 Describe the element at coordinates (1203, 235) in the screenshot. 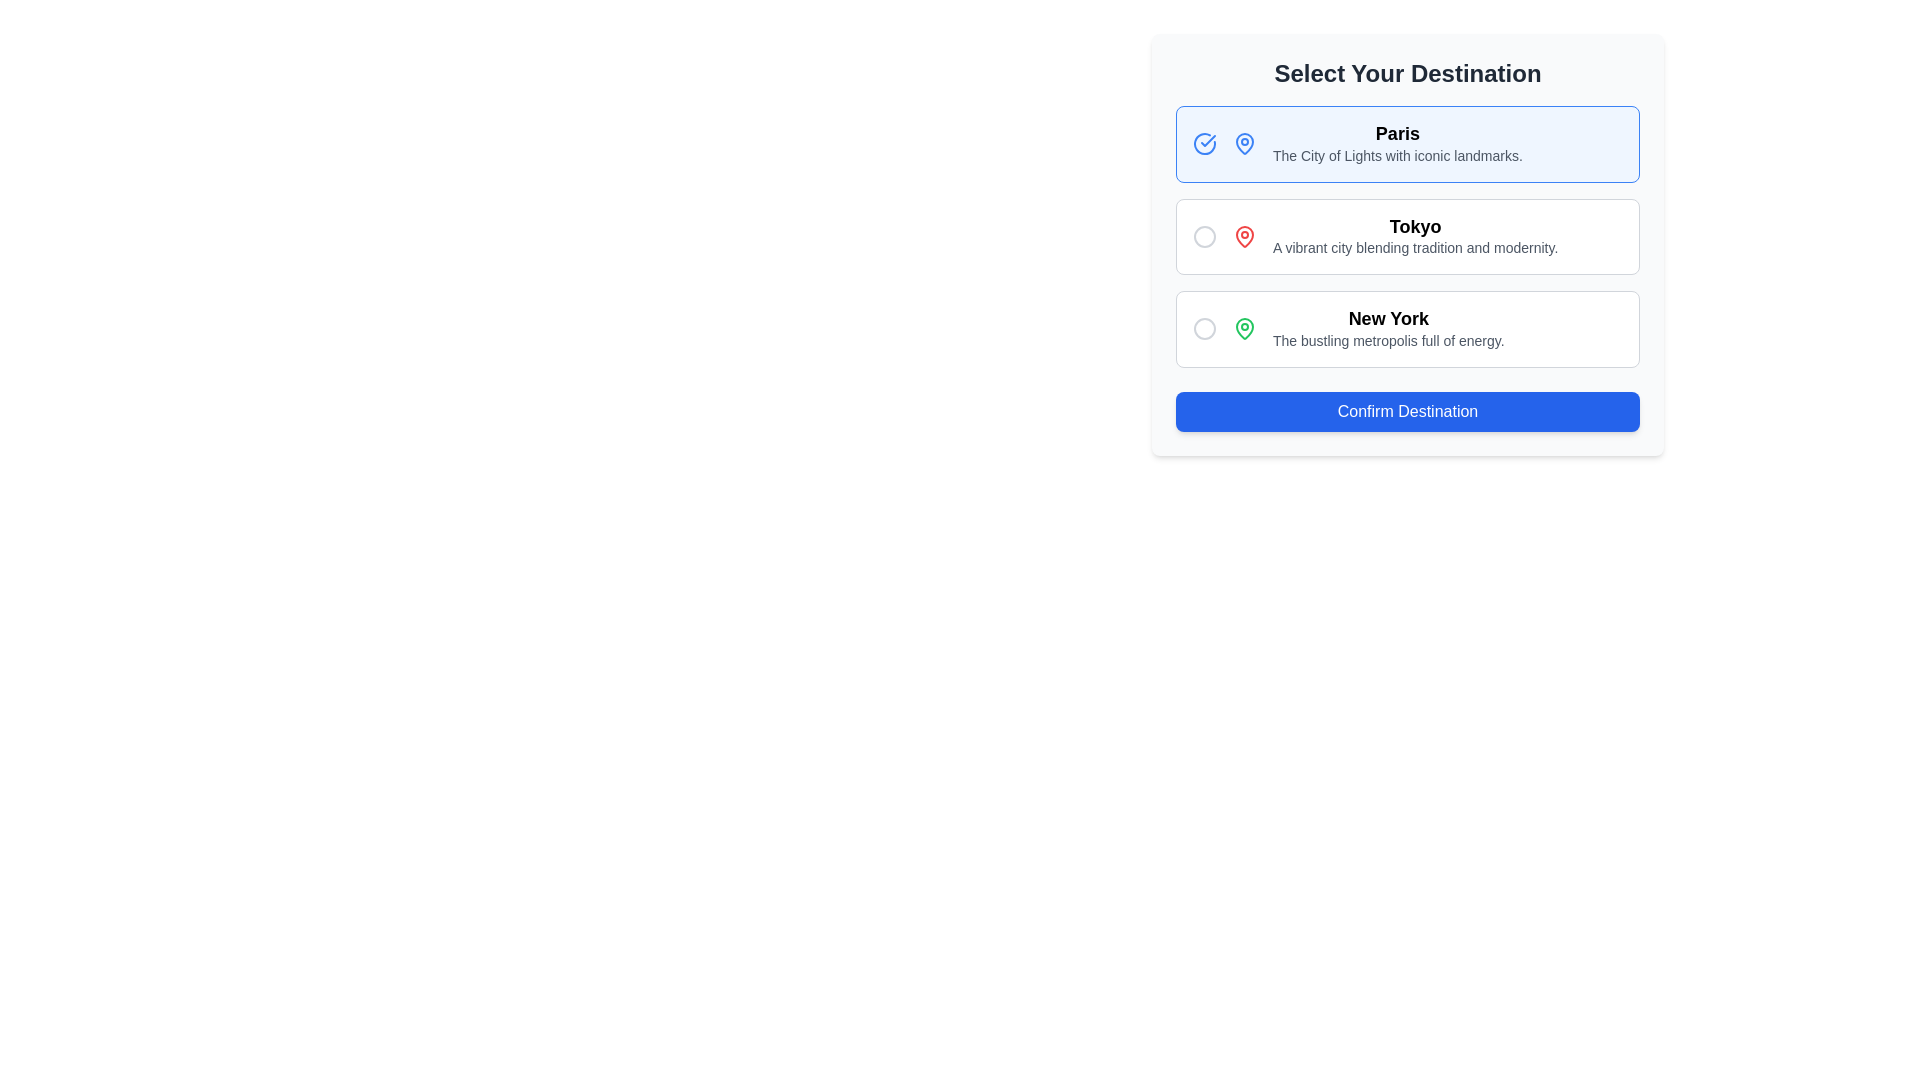

I see `the radio button located on the left side of the row containing the 'Tokyo' destination option` at that location.